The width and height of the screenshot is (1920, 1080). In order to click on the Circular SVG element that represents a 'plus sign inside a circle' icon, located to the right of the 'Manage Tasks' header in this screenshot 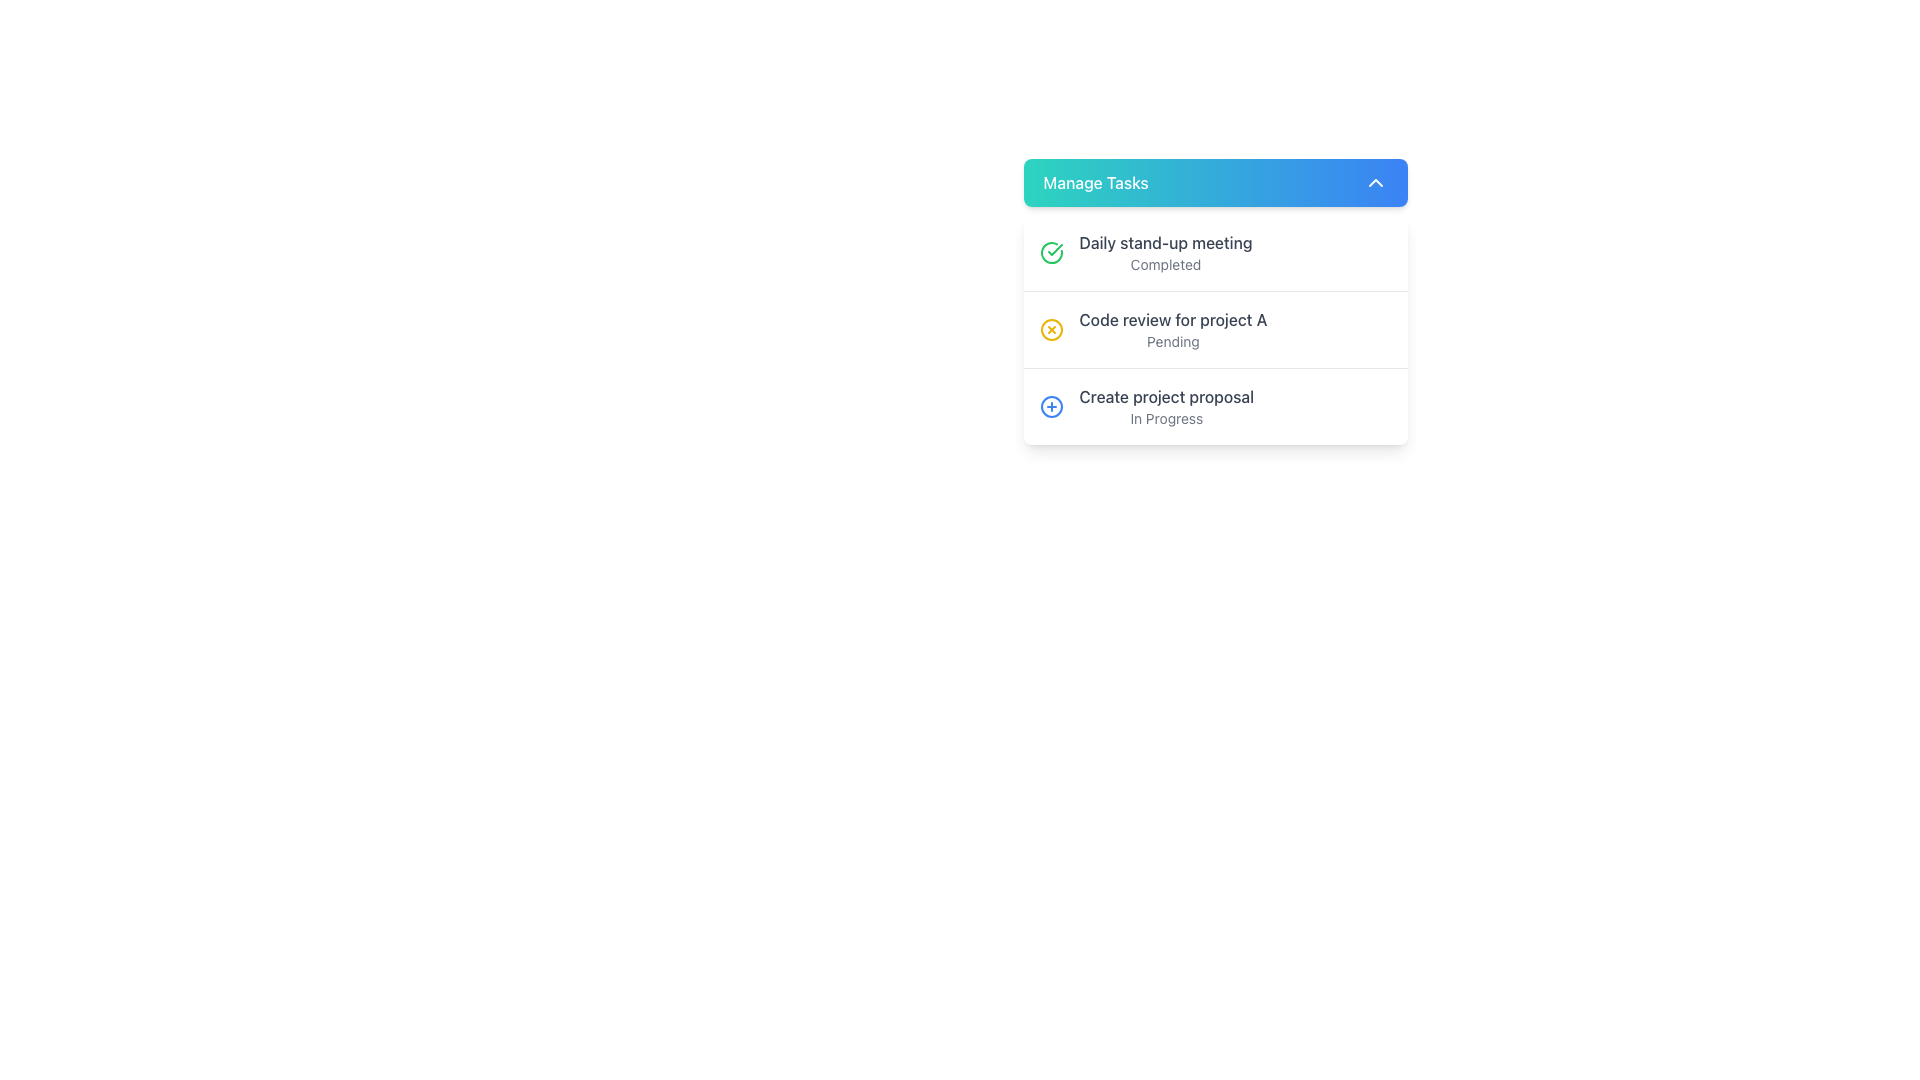, I will do `click(1050, 406)`.